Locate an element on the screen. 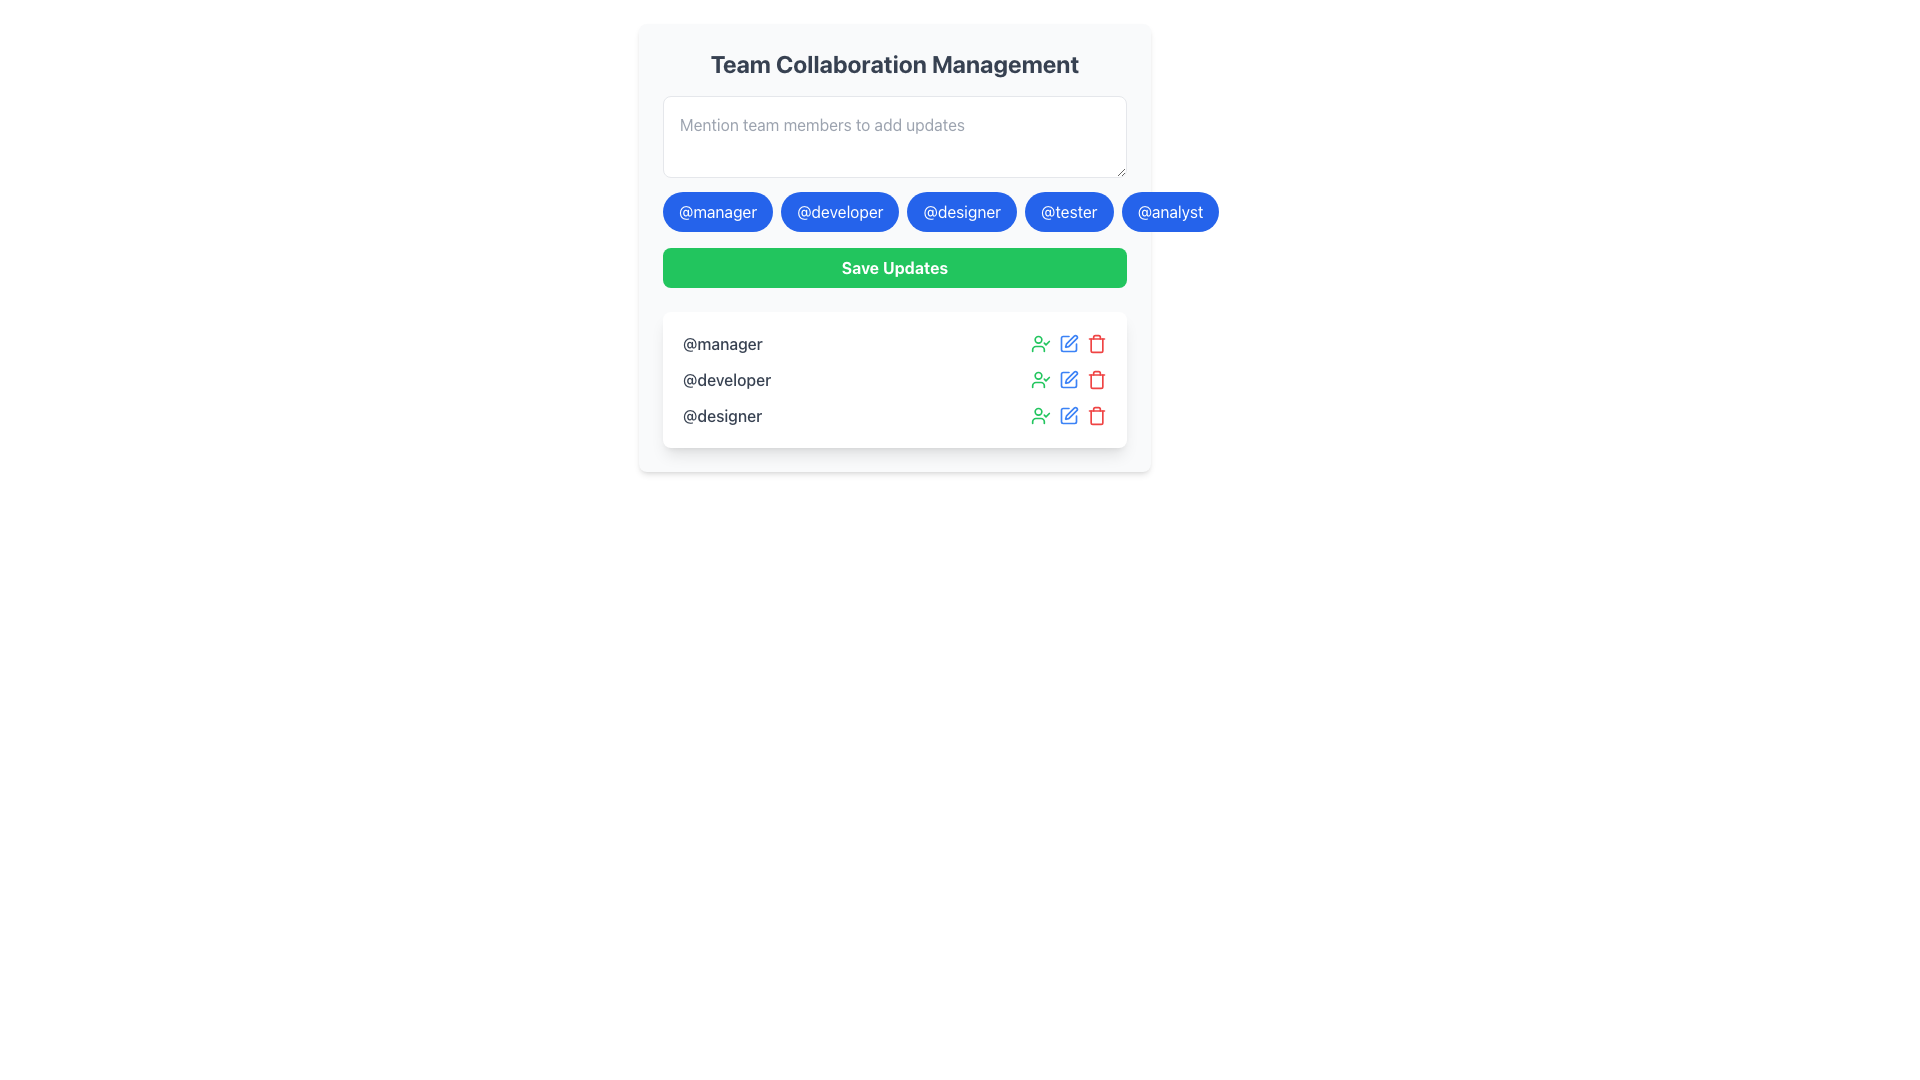  the green 'Save Updates' button with rounded corners is located at coordinates (893, 266).